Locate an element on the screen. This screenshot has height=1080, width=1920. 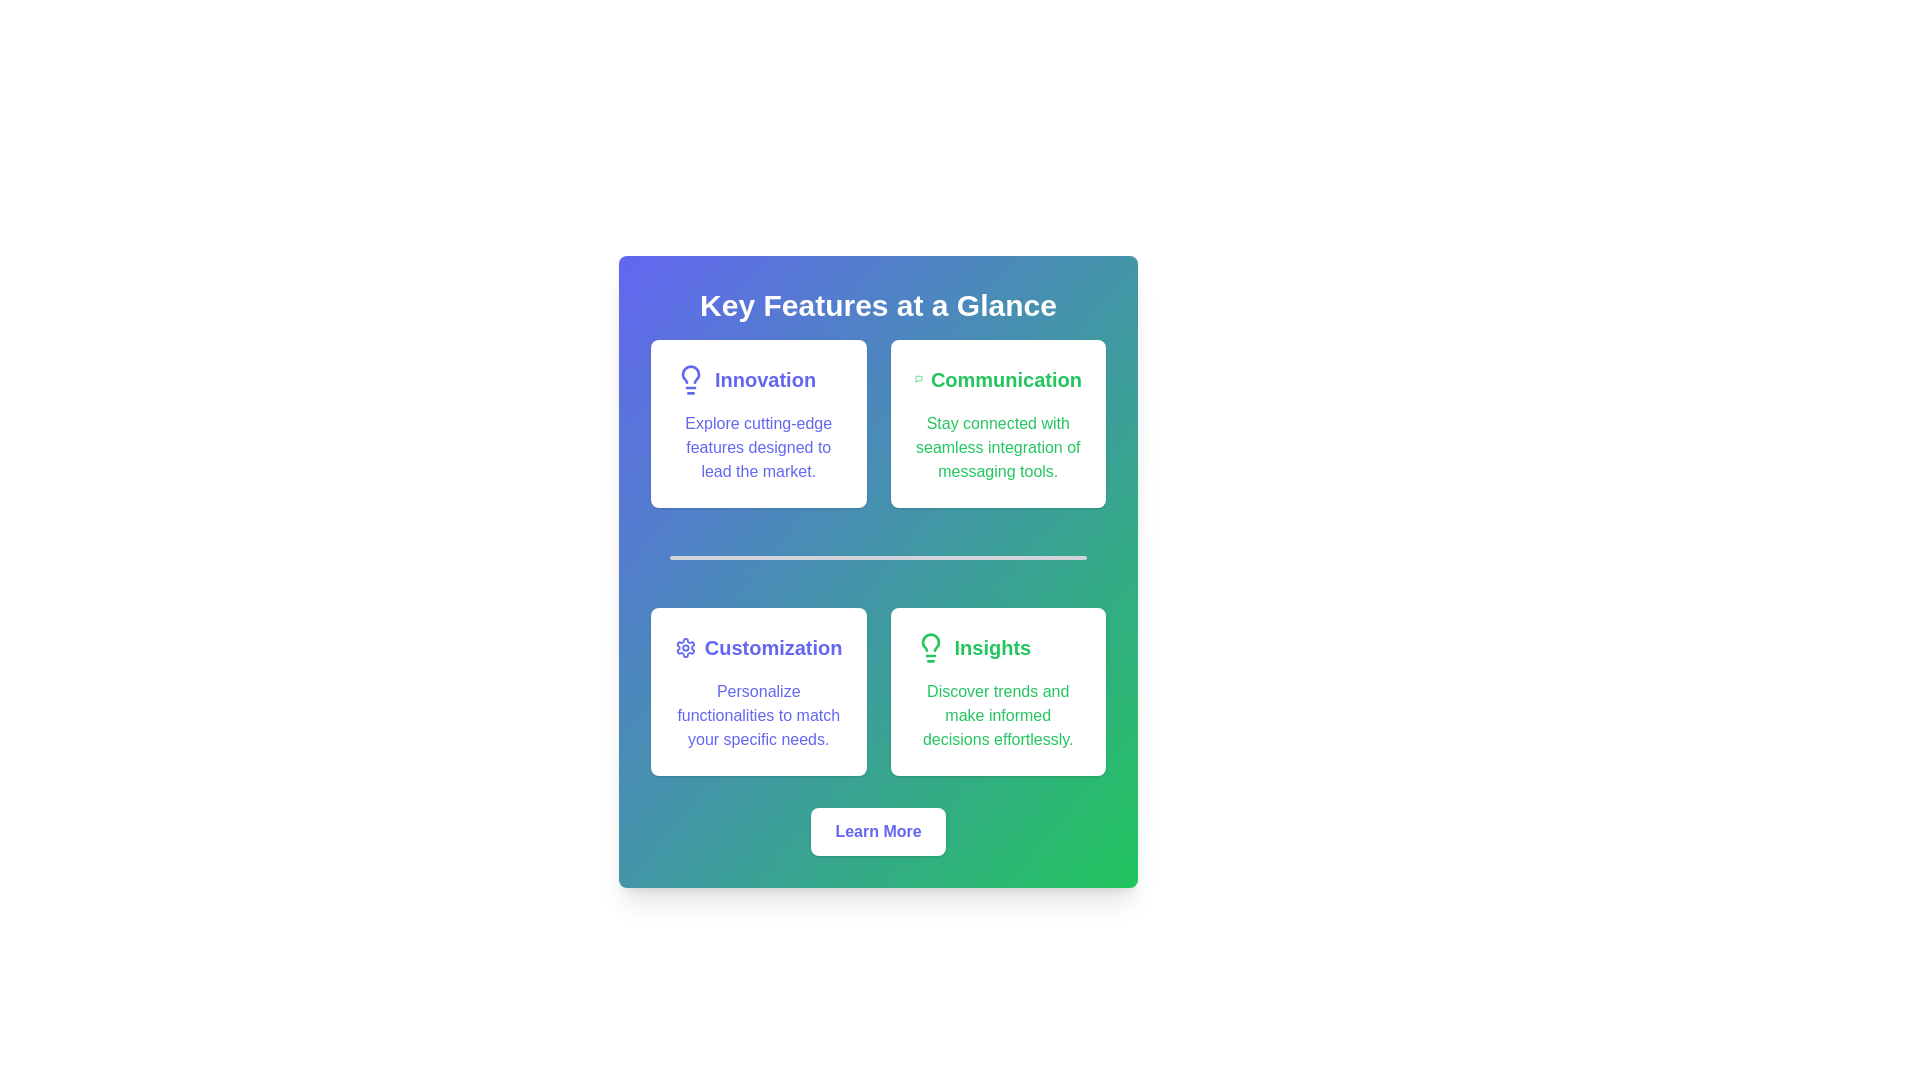
the informational text block located in the 'Communication' card, which is the second textual element below the title 'Communication' is located at coordinates (998, 446).